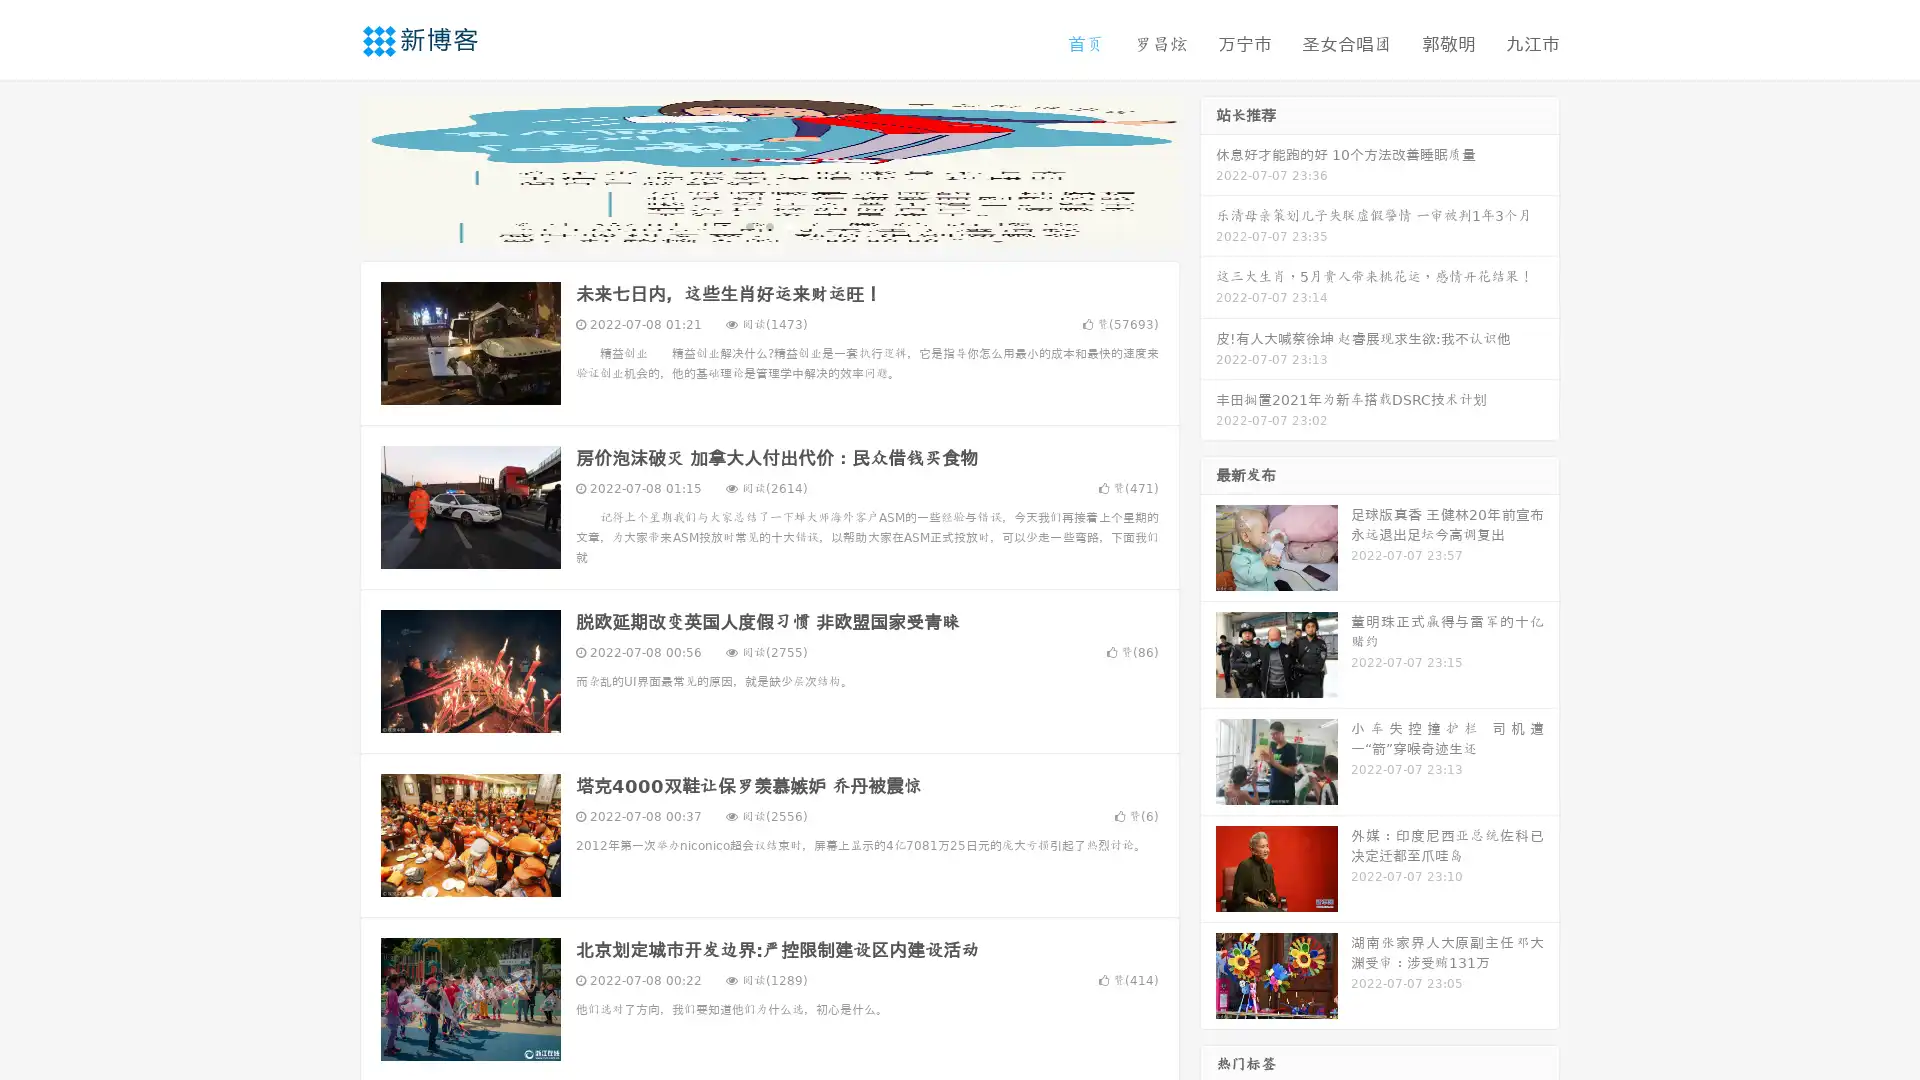  Describe the element at coordinates (1208, 168) in the screenshot. I see `Next slide` at that location.